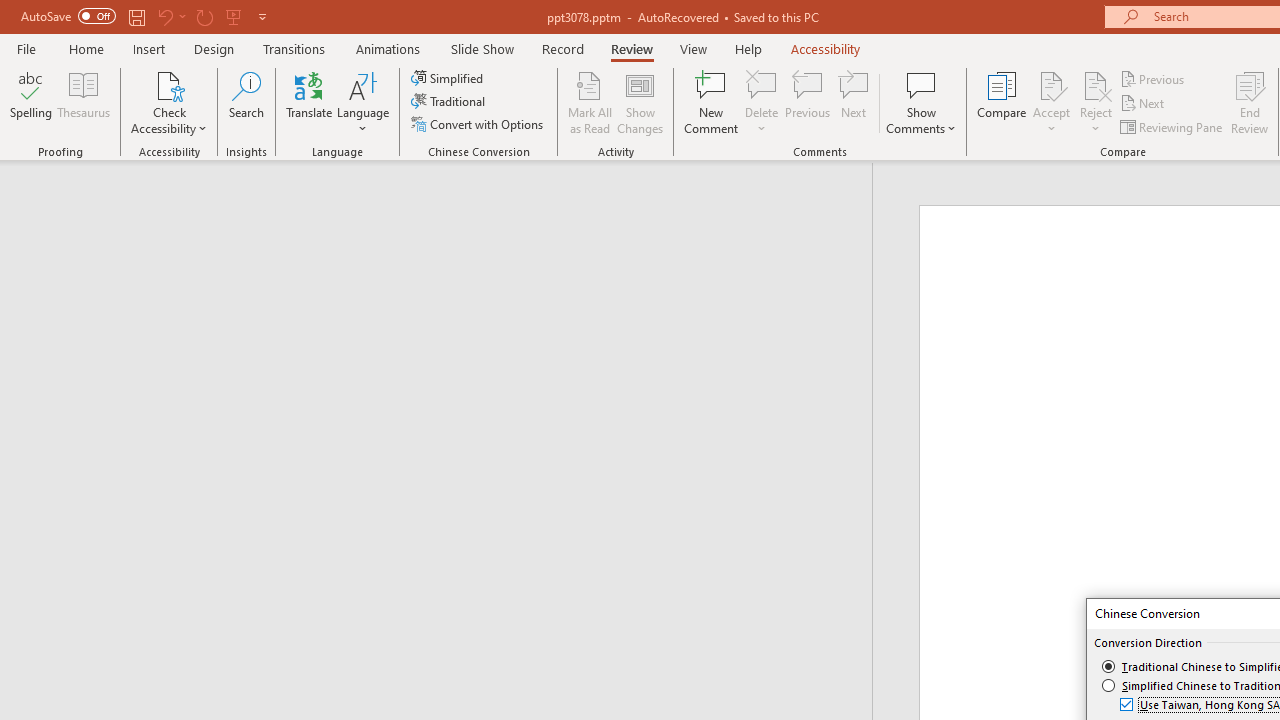 The height and width of the screenshot is (720, 1280). I want to click on 'Mark All as Read', so click(589, 103).